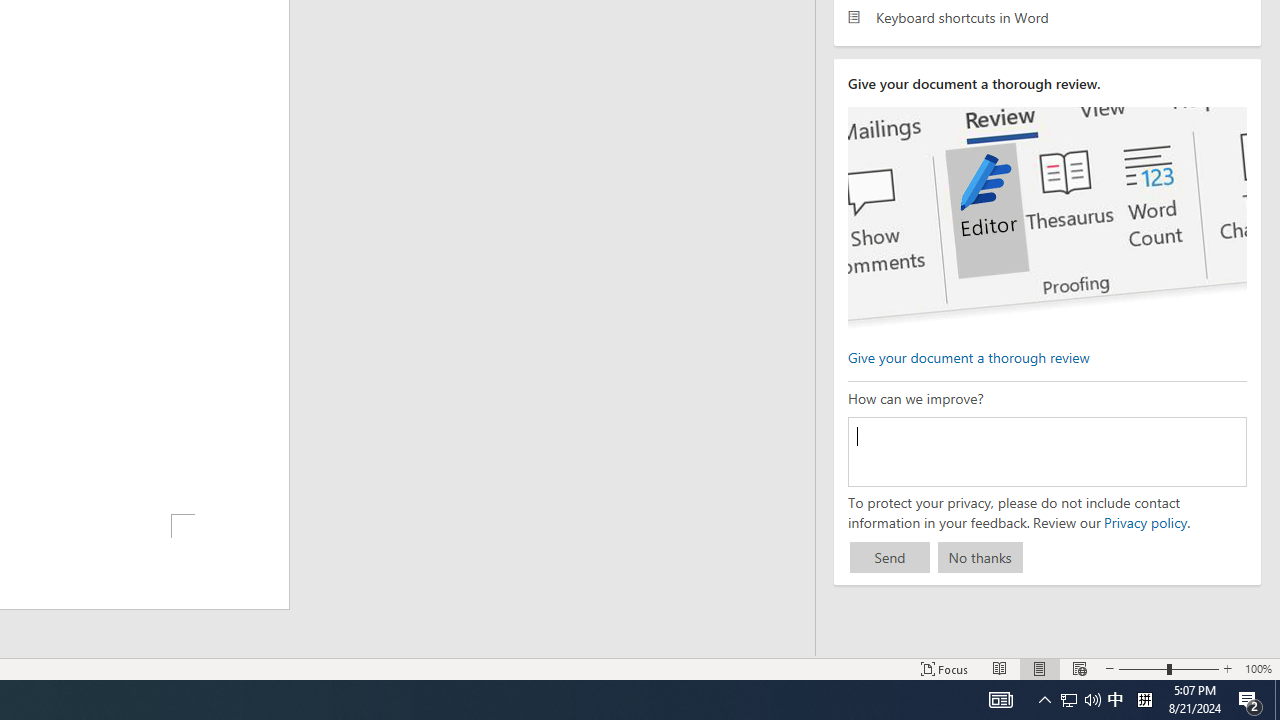 The image size is (1280, 720). What do you see at coordinates (980, 557) in the screenshot?
I see `'No thanks'` at bounding box center [980, 557].